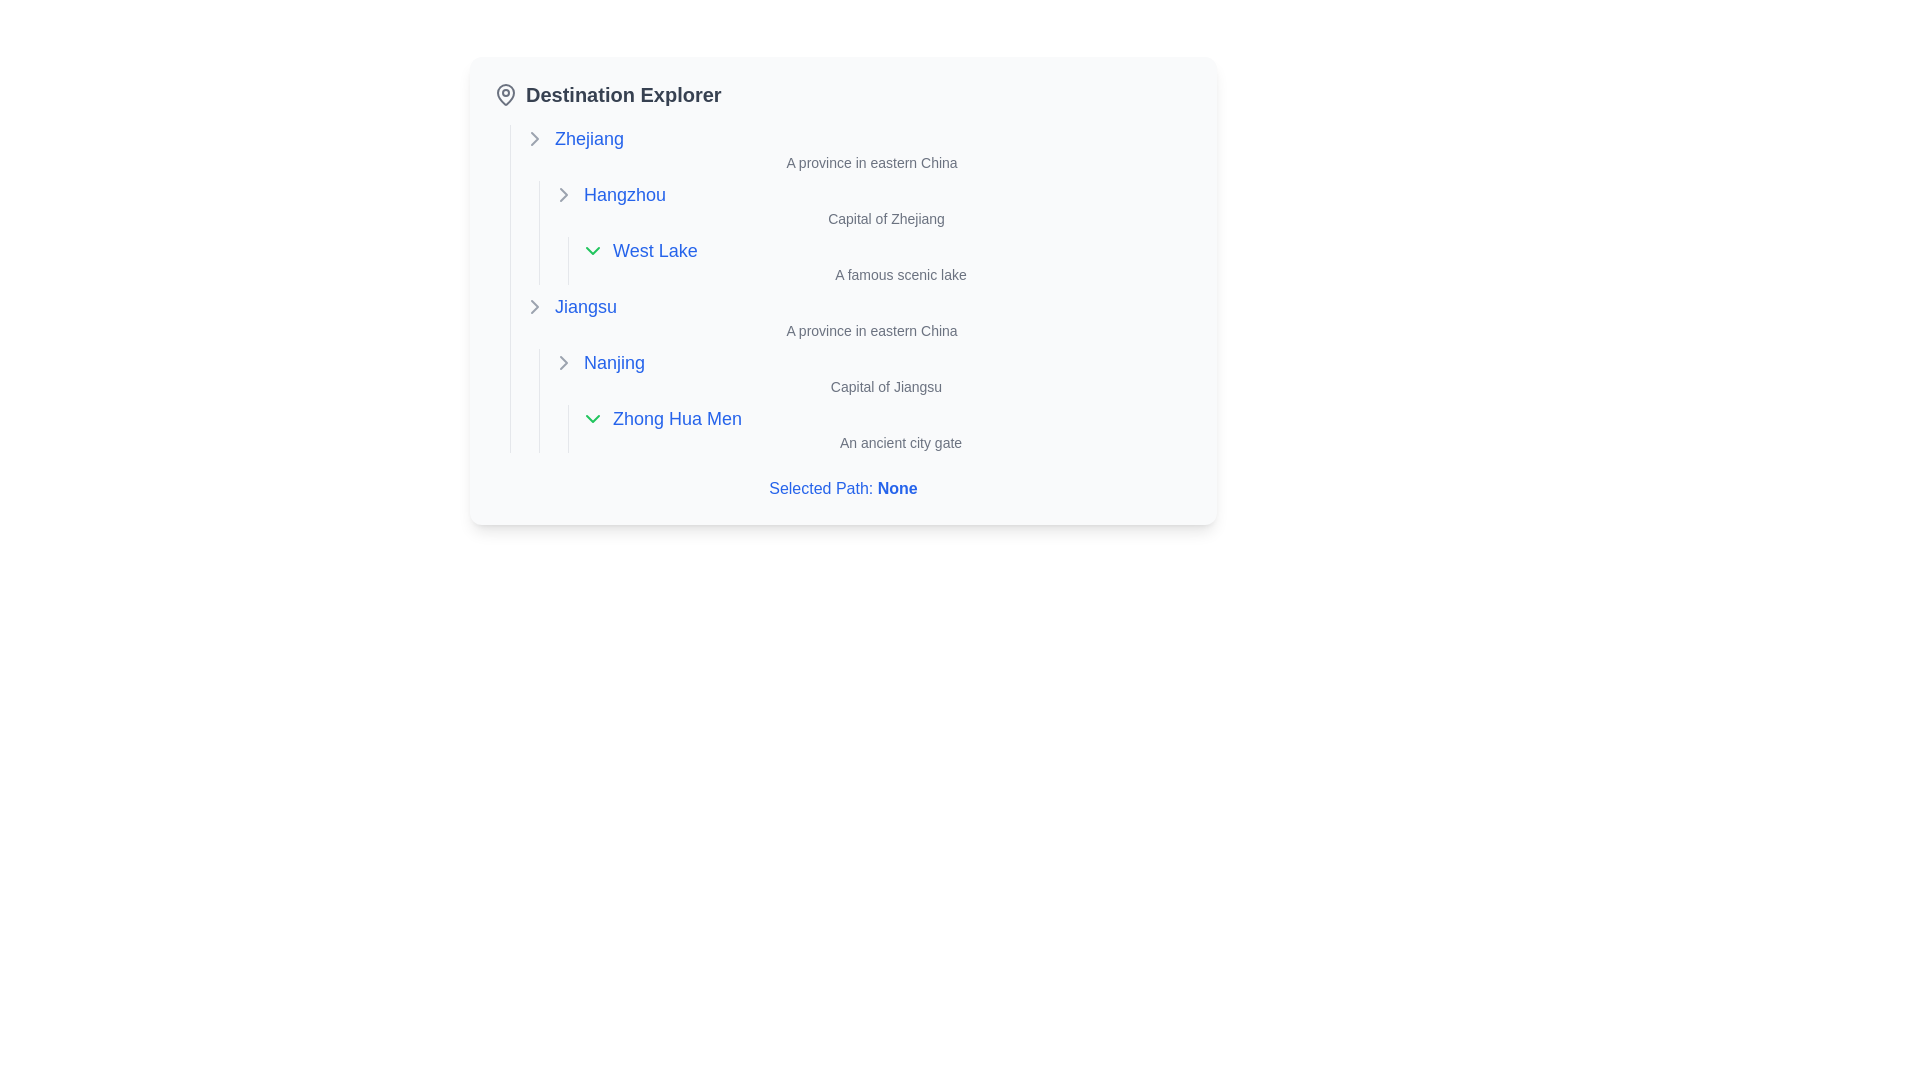 This screenshot has width=1920, height=1080. I want to click on the right-pointing chevron icon styled in gray, located to the left of the 'Nanjing' text under the 'Destination Explorer' heading for keyboard navigation, so click(563, 362).